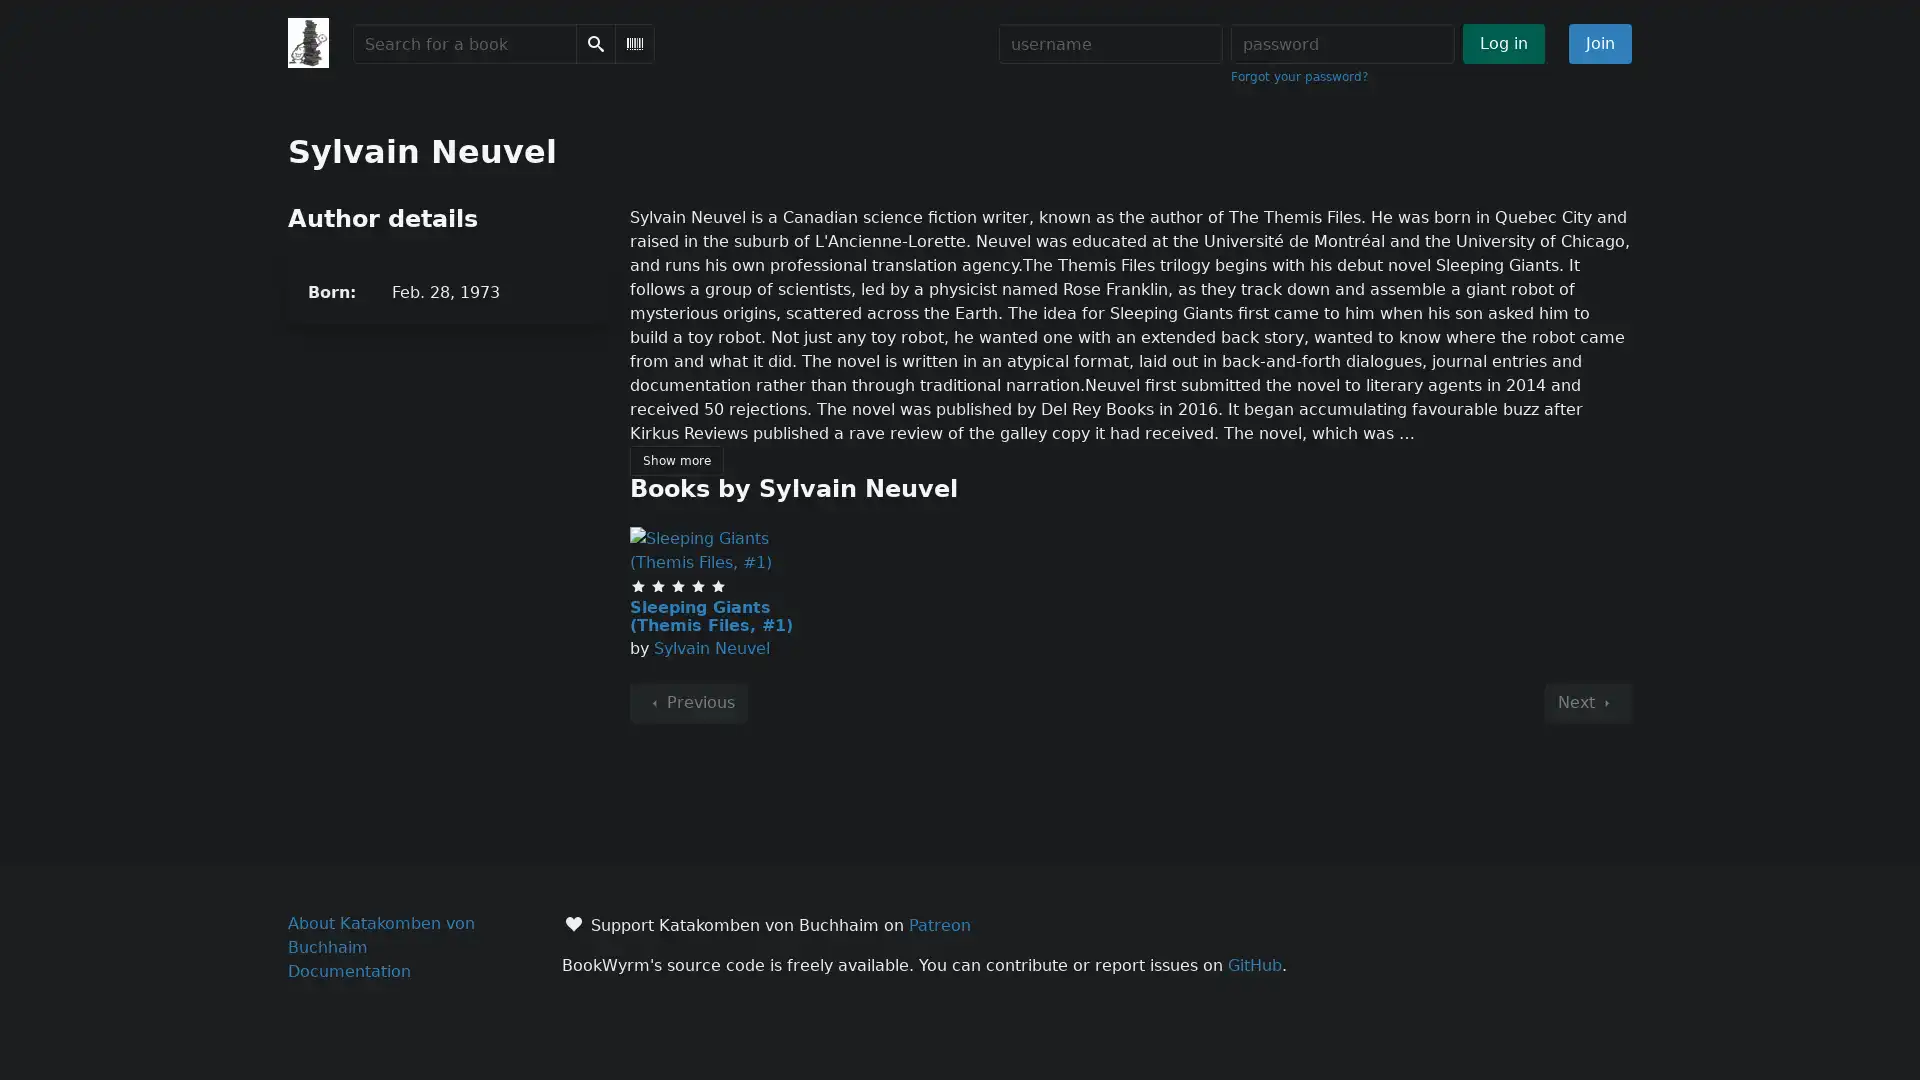 This screenshot has width=1920, height=1080. What do you see at coordinates (1502, 43) in the screenshot?
I see `Log in` at bounding box center [1502, 43].